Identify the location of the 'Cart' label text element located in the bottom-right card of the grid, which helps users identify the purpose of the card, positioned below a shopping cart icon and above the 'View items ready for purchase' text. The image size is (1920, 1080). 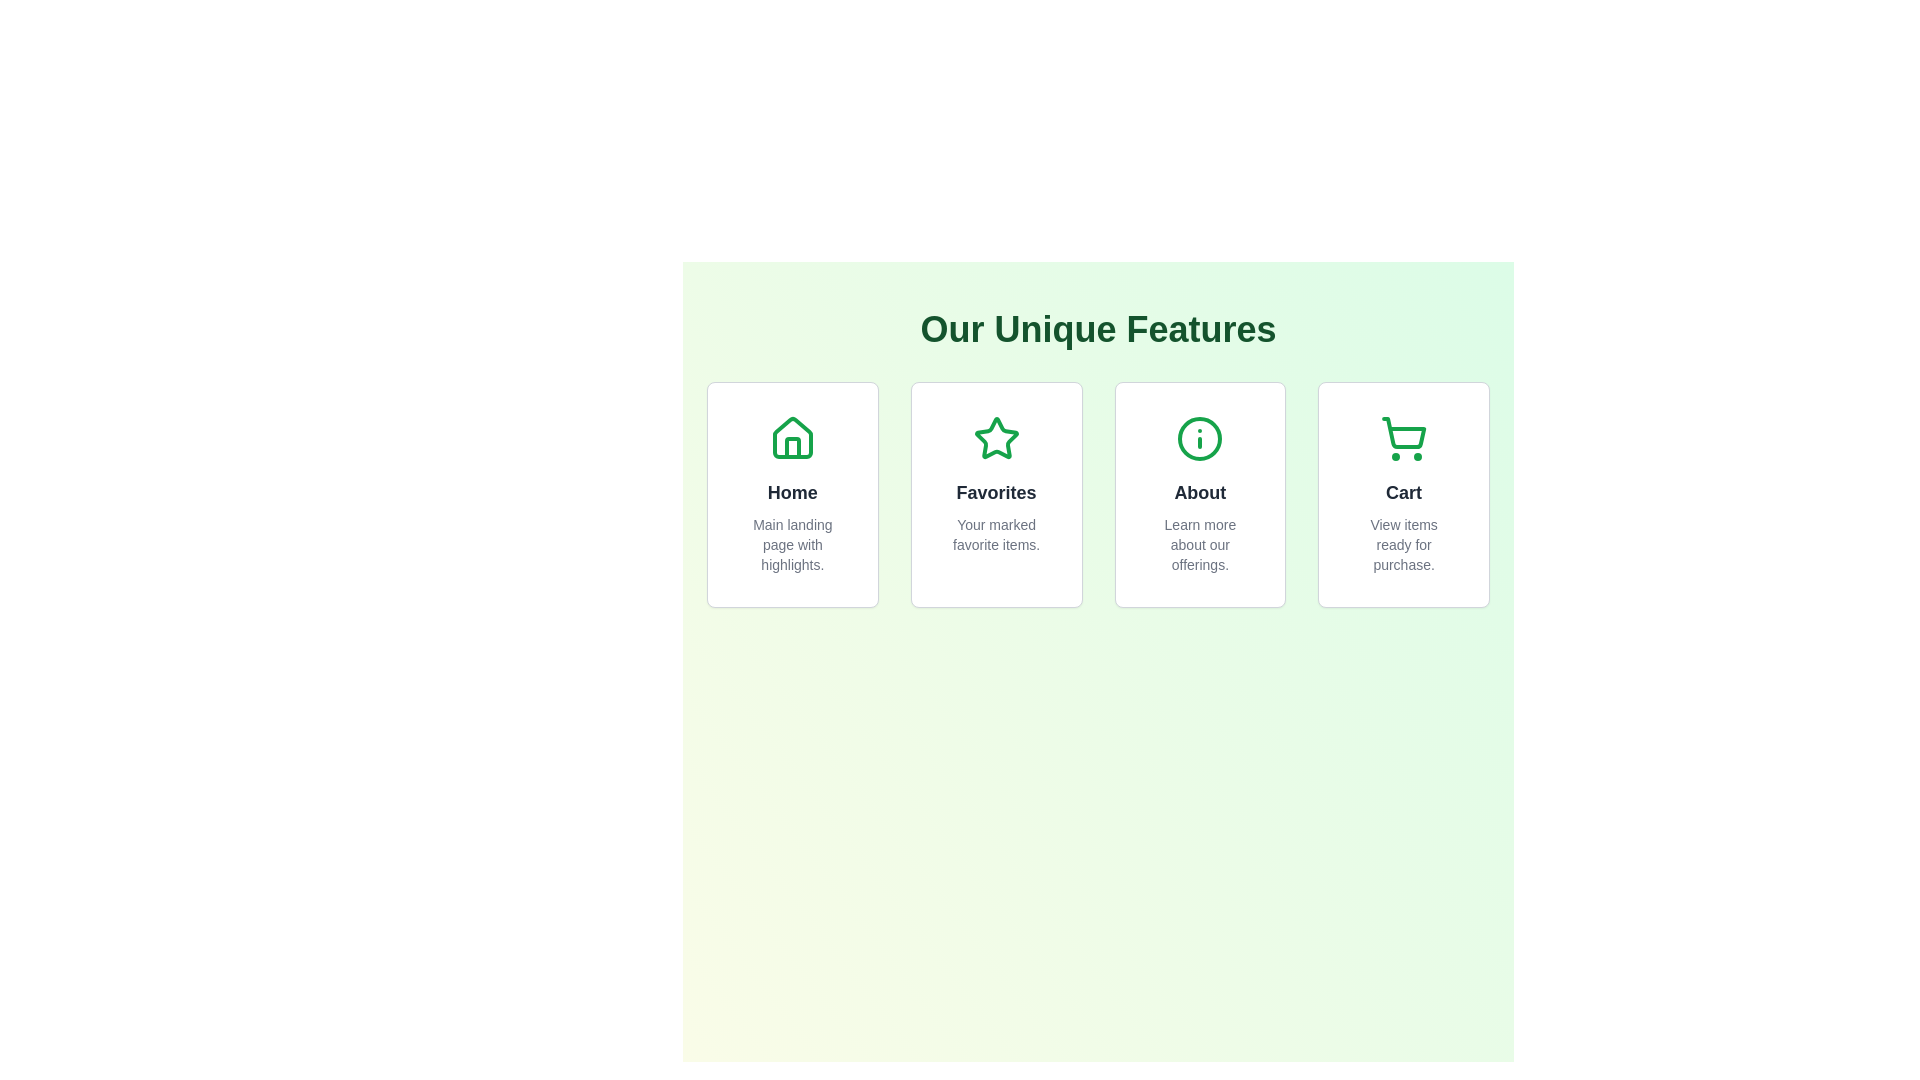
(1403, 493).